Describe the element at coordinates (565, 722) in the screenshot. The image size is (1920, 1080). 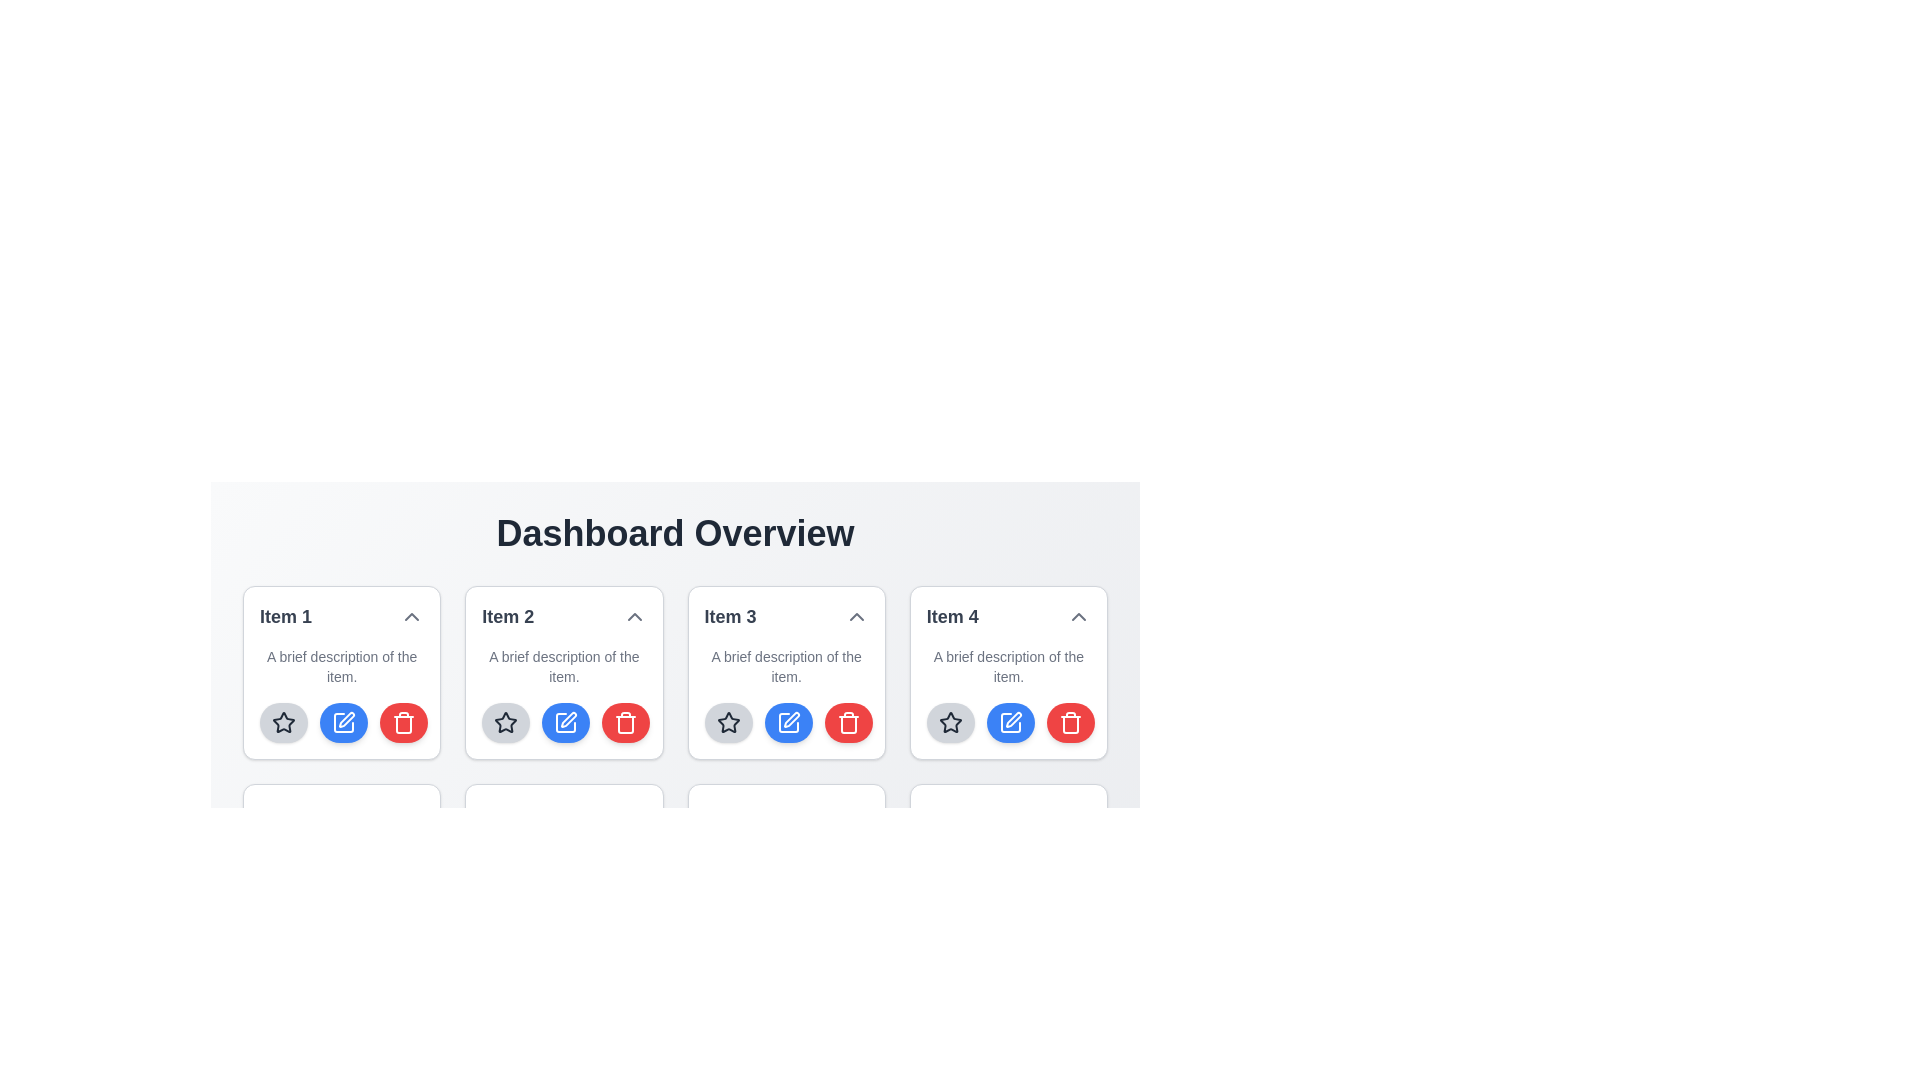
I see `the edit icon associated with 'Item 2'` at that location.